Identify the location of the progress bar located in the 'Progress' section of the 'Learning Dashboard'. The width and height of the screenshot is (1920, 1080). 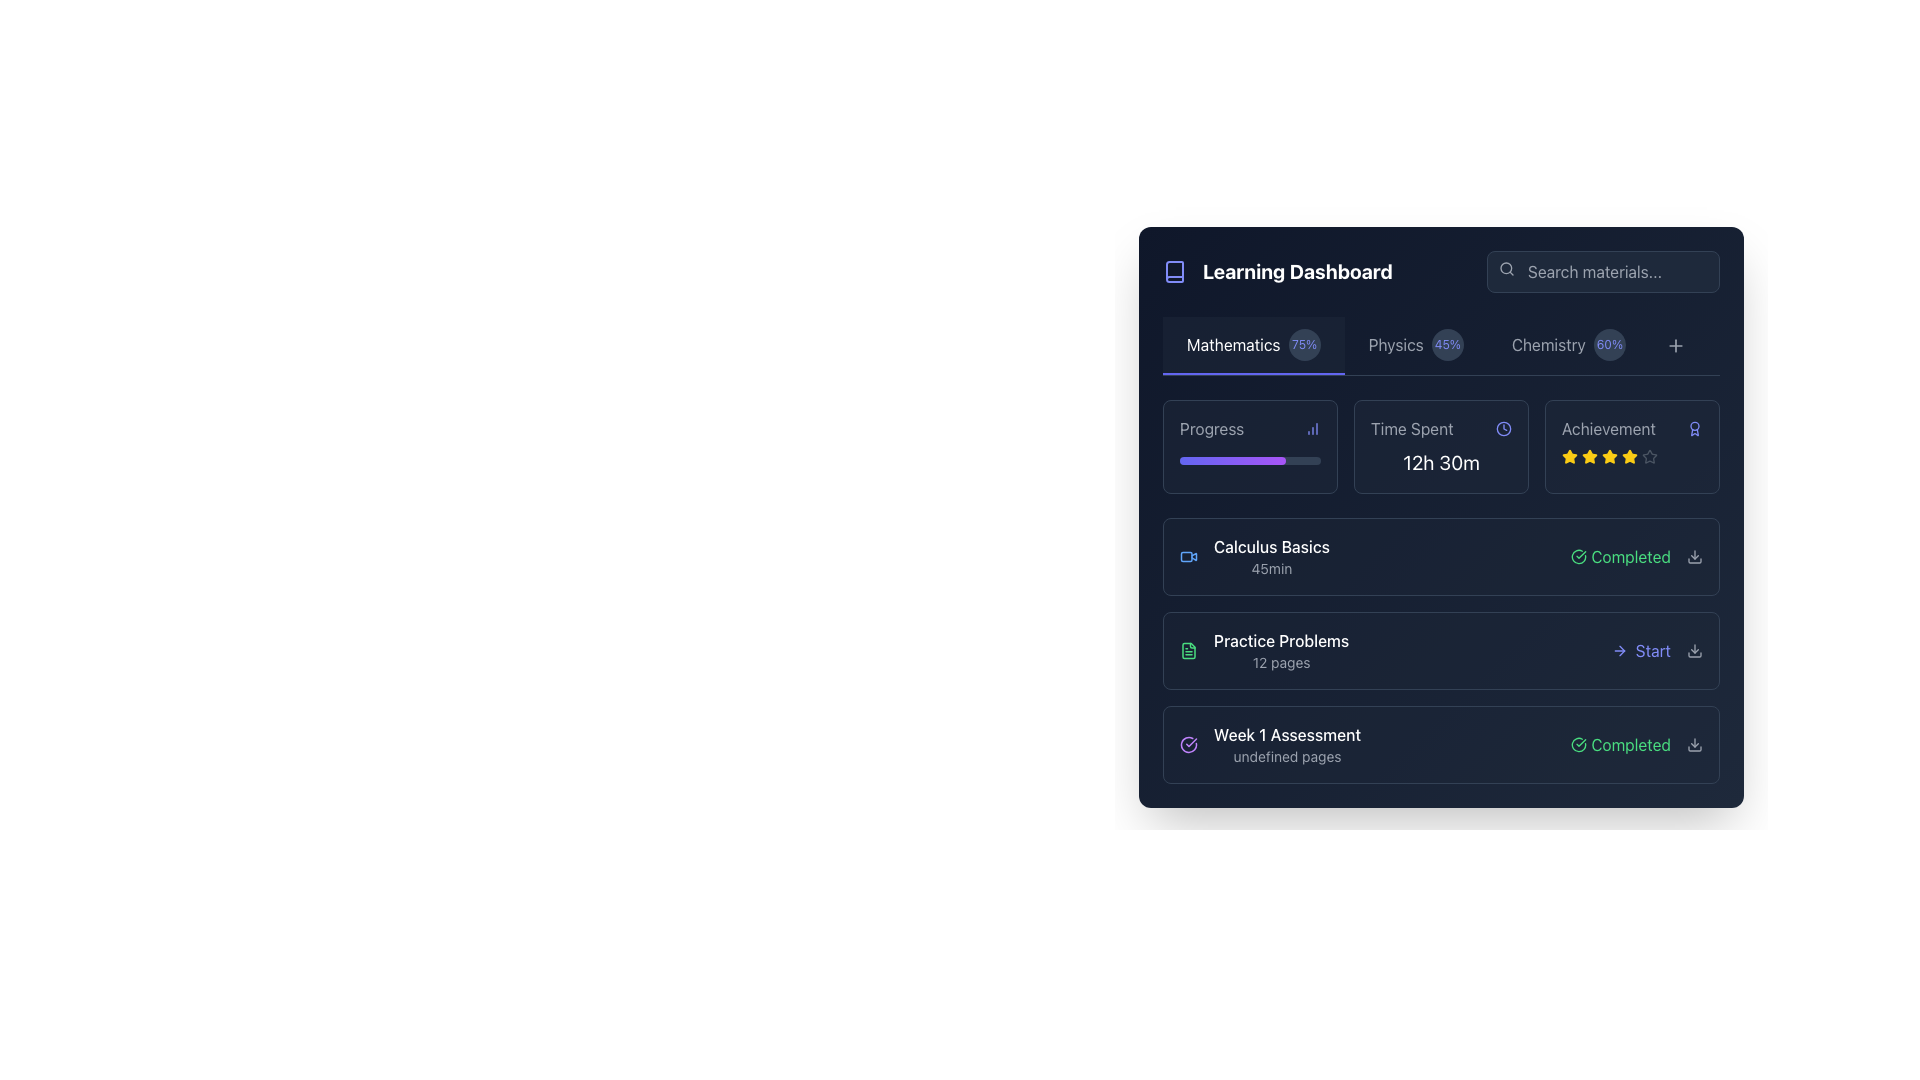
(1231, 461).